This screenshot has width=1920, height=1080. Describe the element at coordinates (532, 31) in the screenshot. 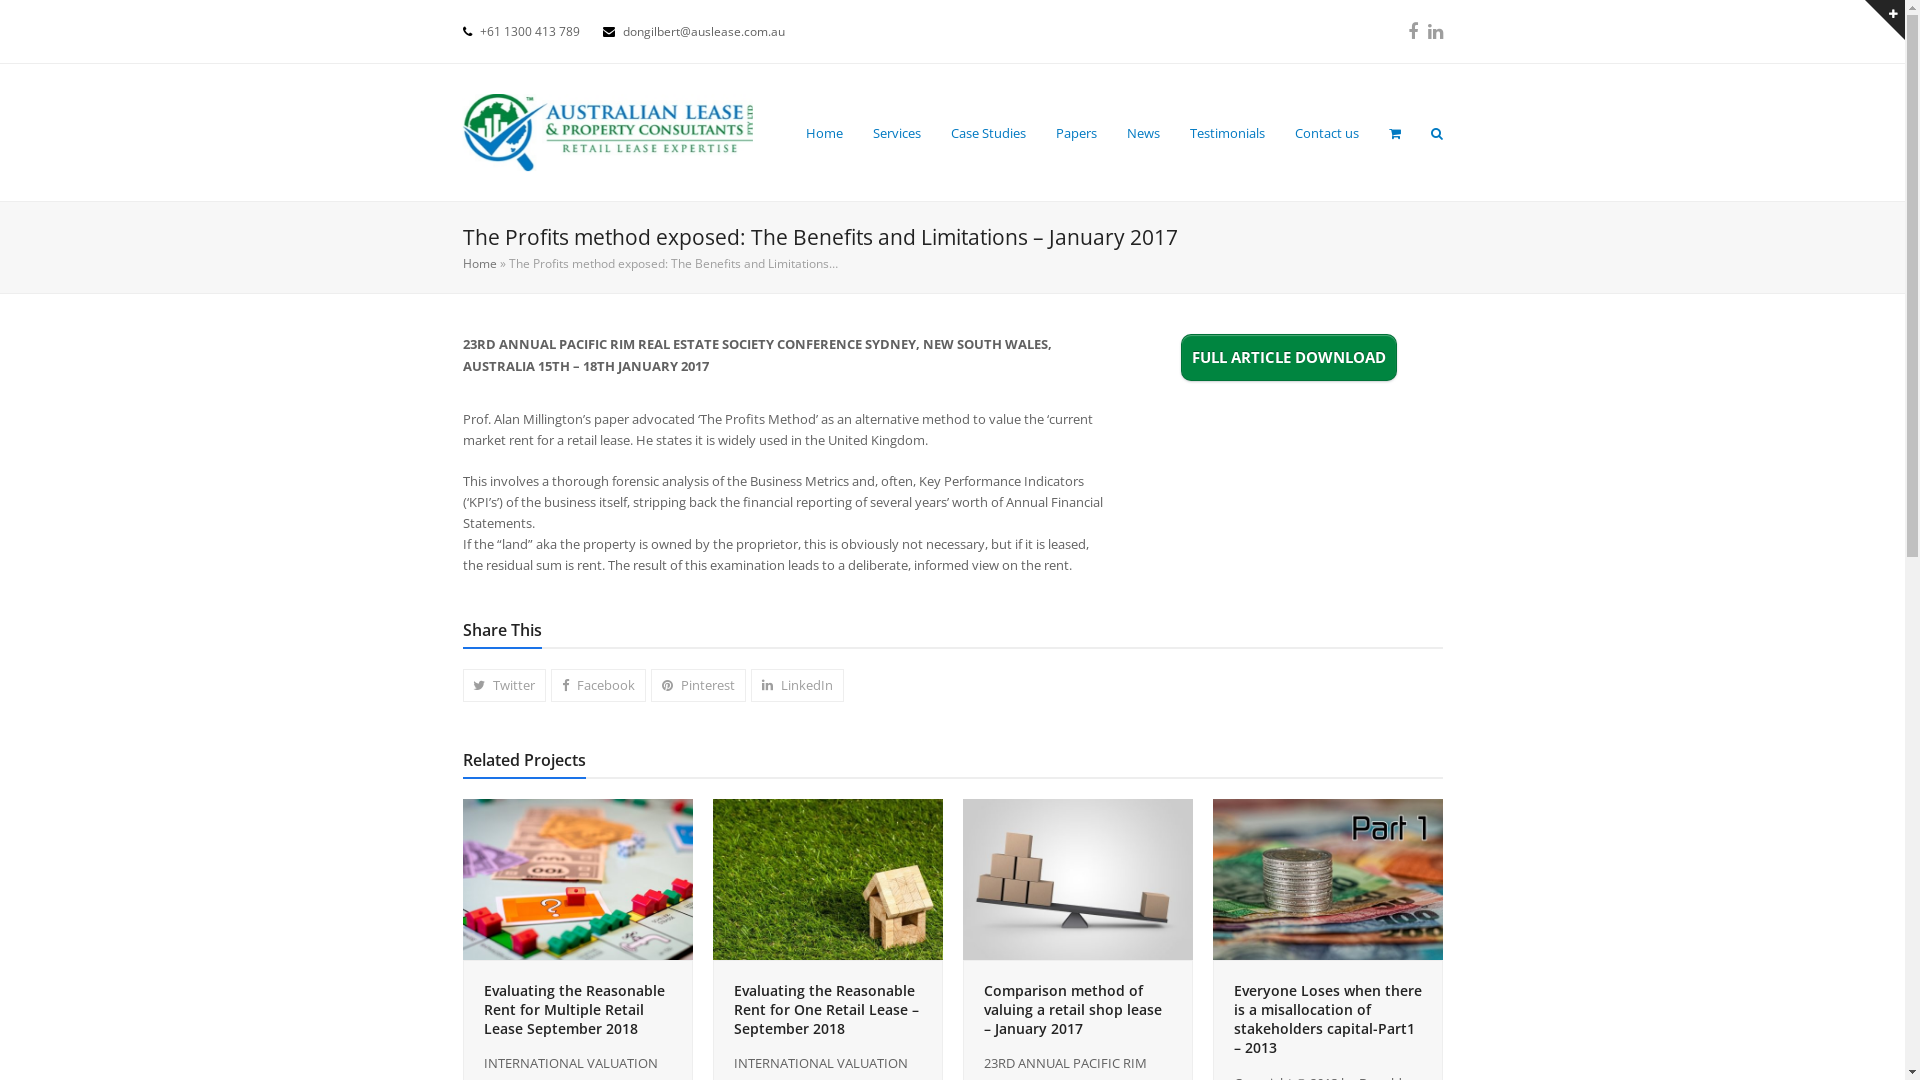

I see `'61 1300 413 789'` at that location.